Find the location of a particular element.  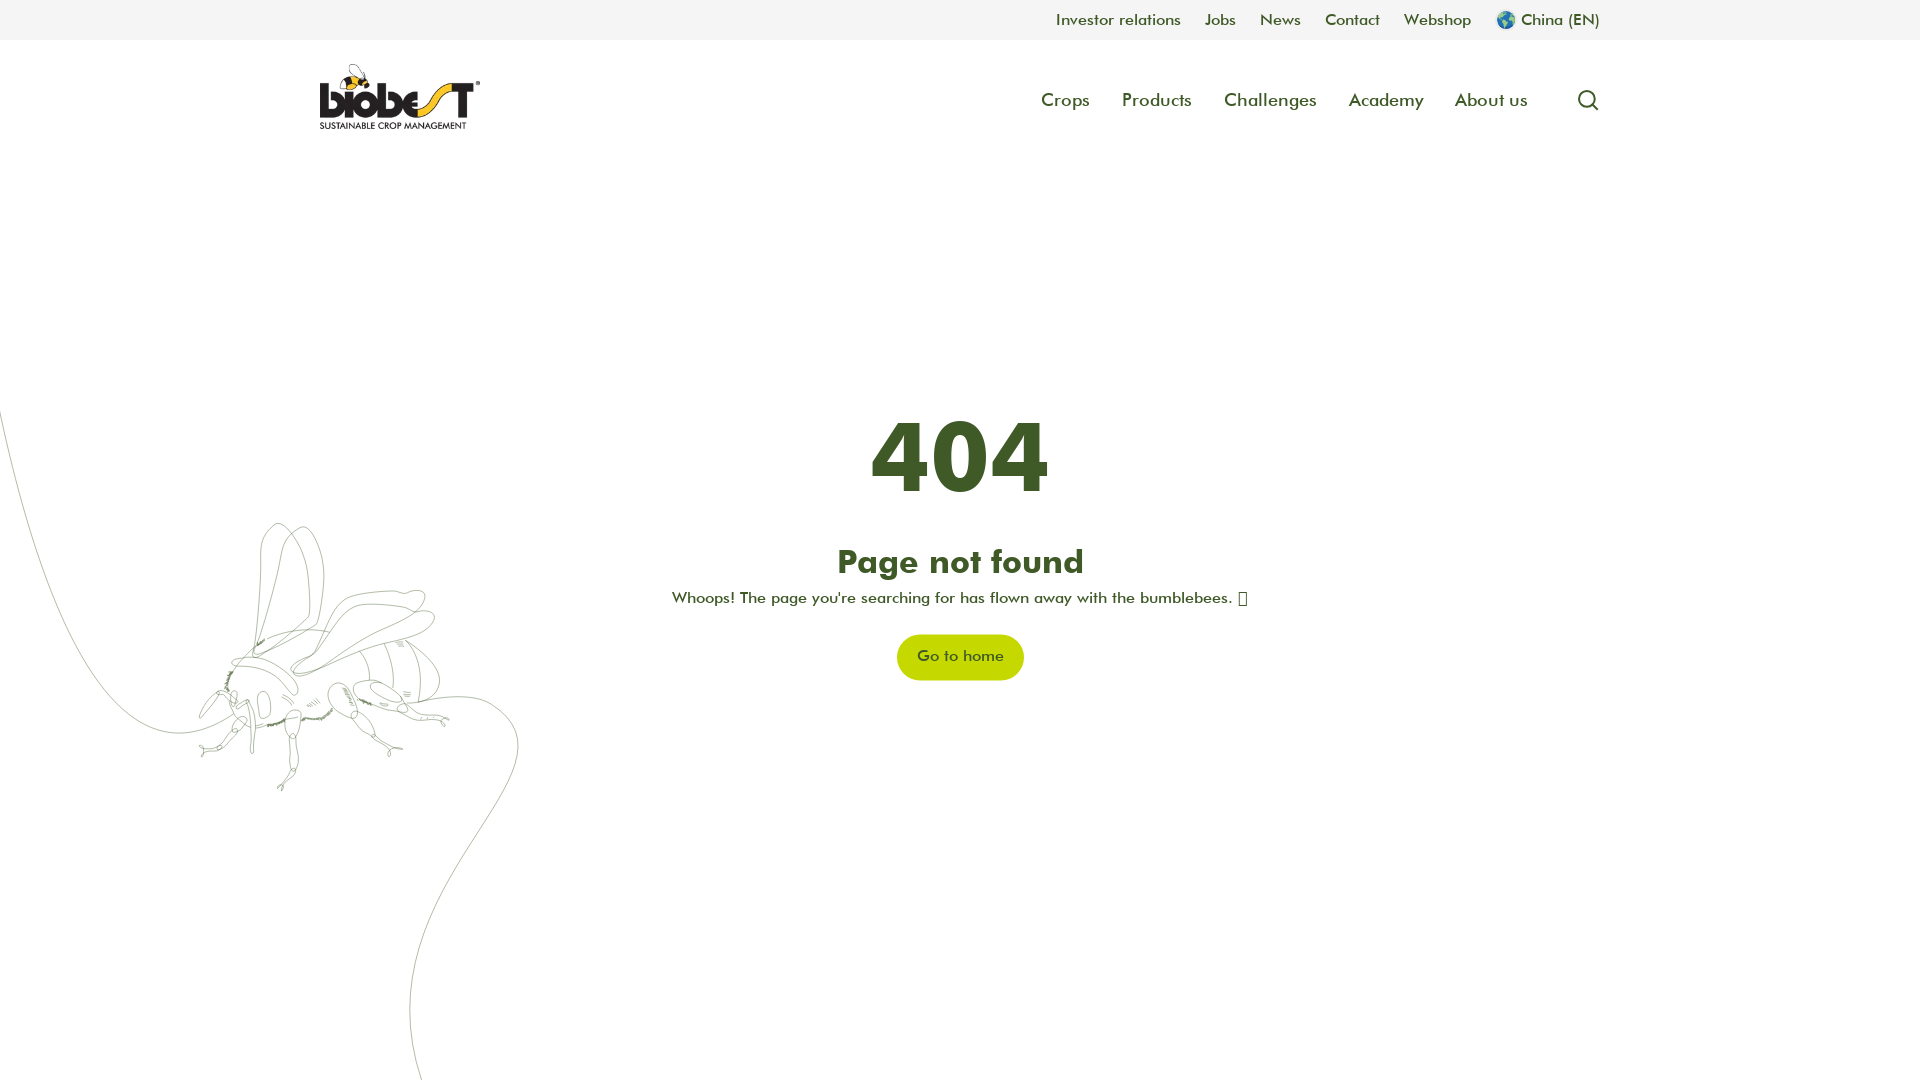

'Go to home' is located at coordinates (958, 658).